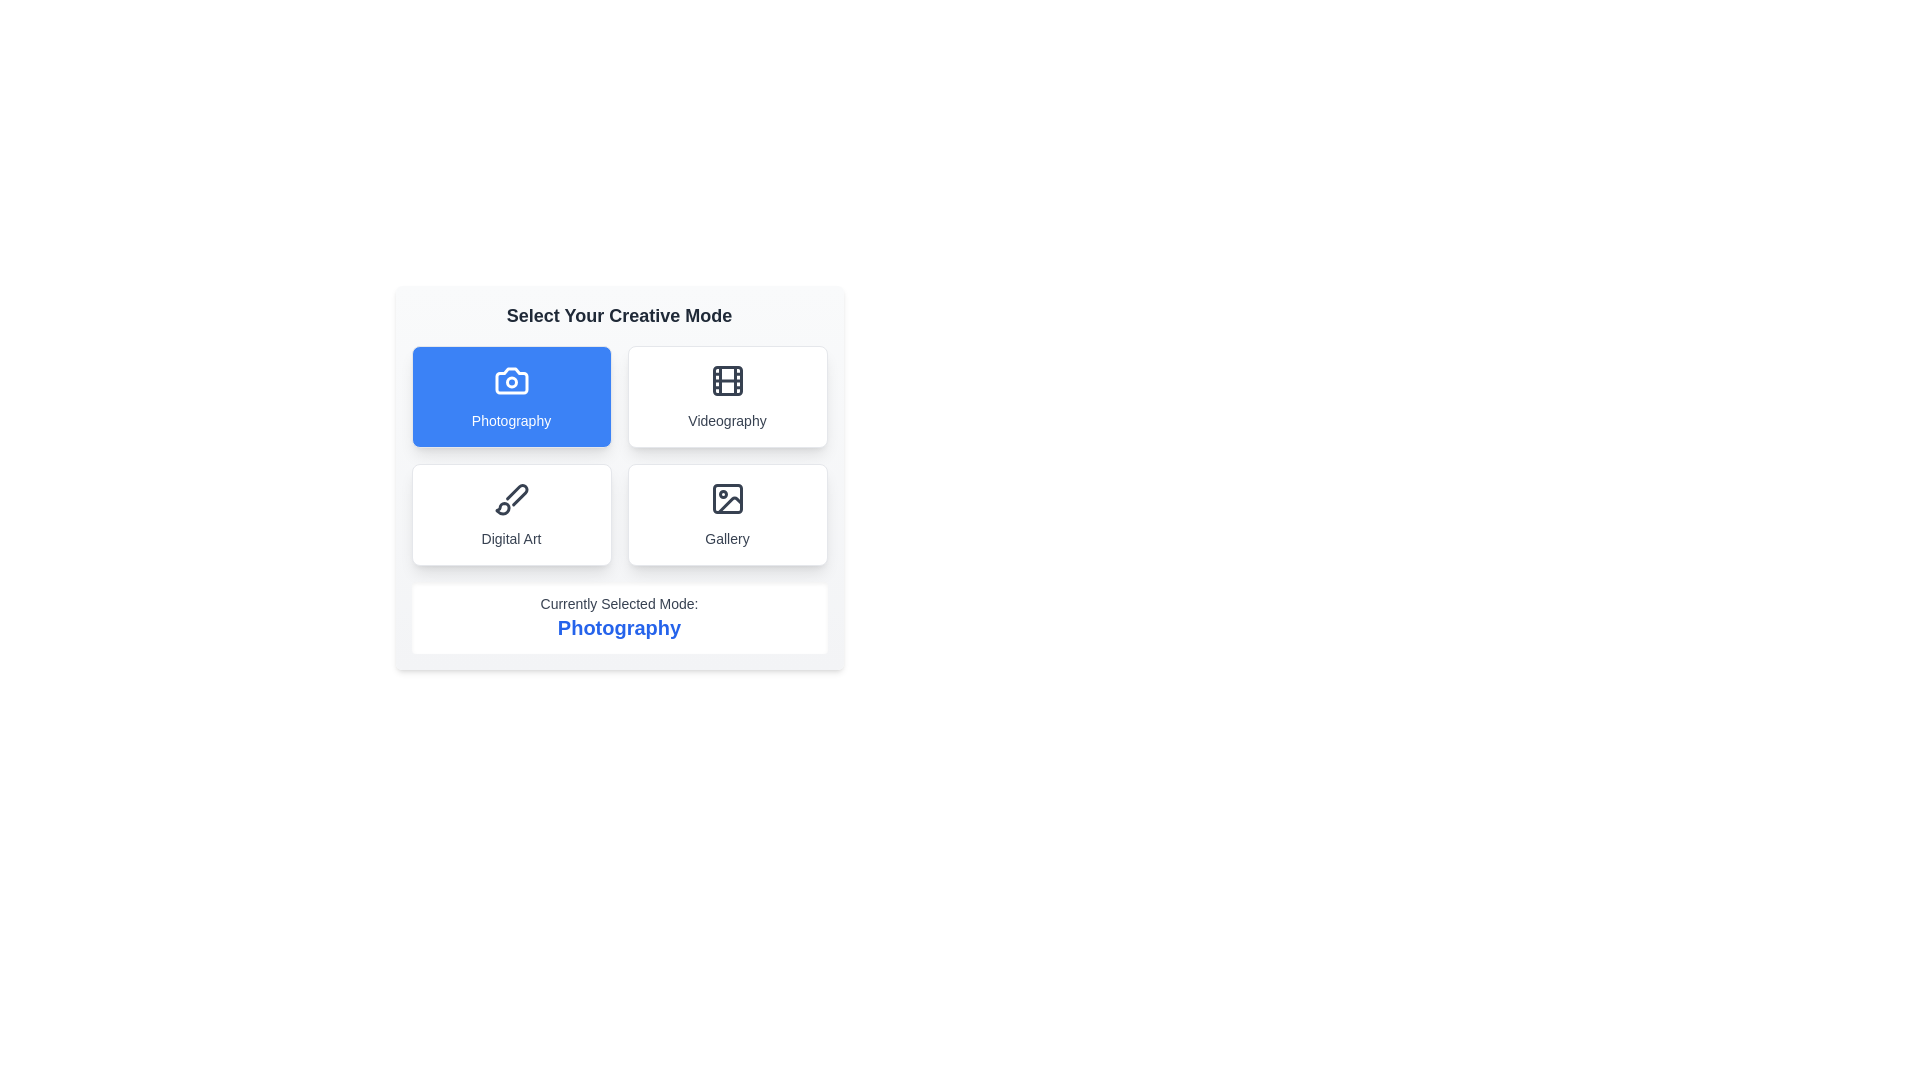 This screenshot has height=1080, width=1920. I want to click on the mode Digital Art by clicking its respective button, so click(511, 514).